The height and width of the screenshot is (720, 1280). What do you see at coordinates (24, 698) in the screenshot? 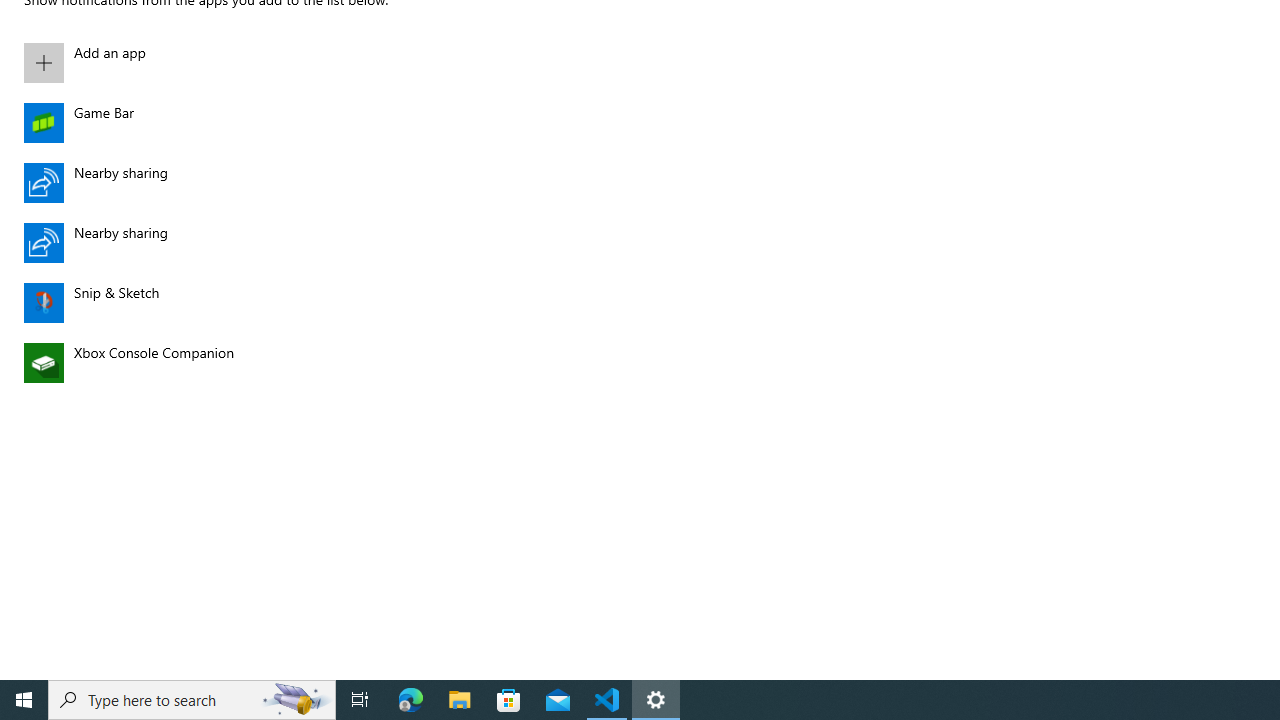
I see `'Start'` at bounding box center [24, 698].